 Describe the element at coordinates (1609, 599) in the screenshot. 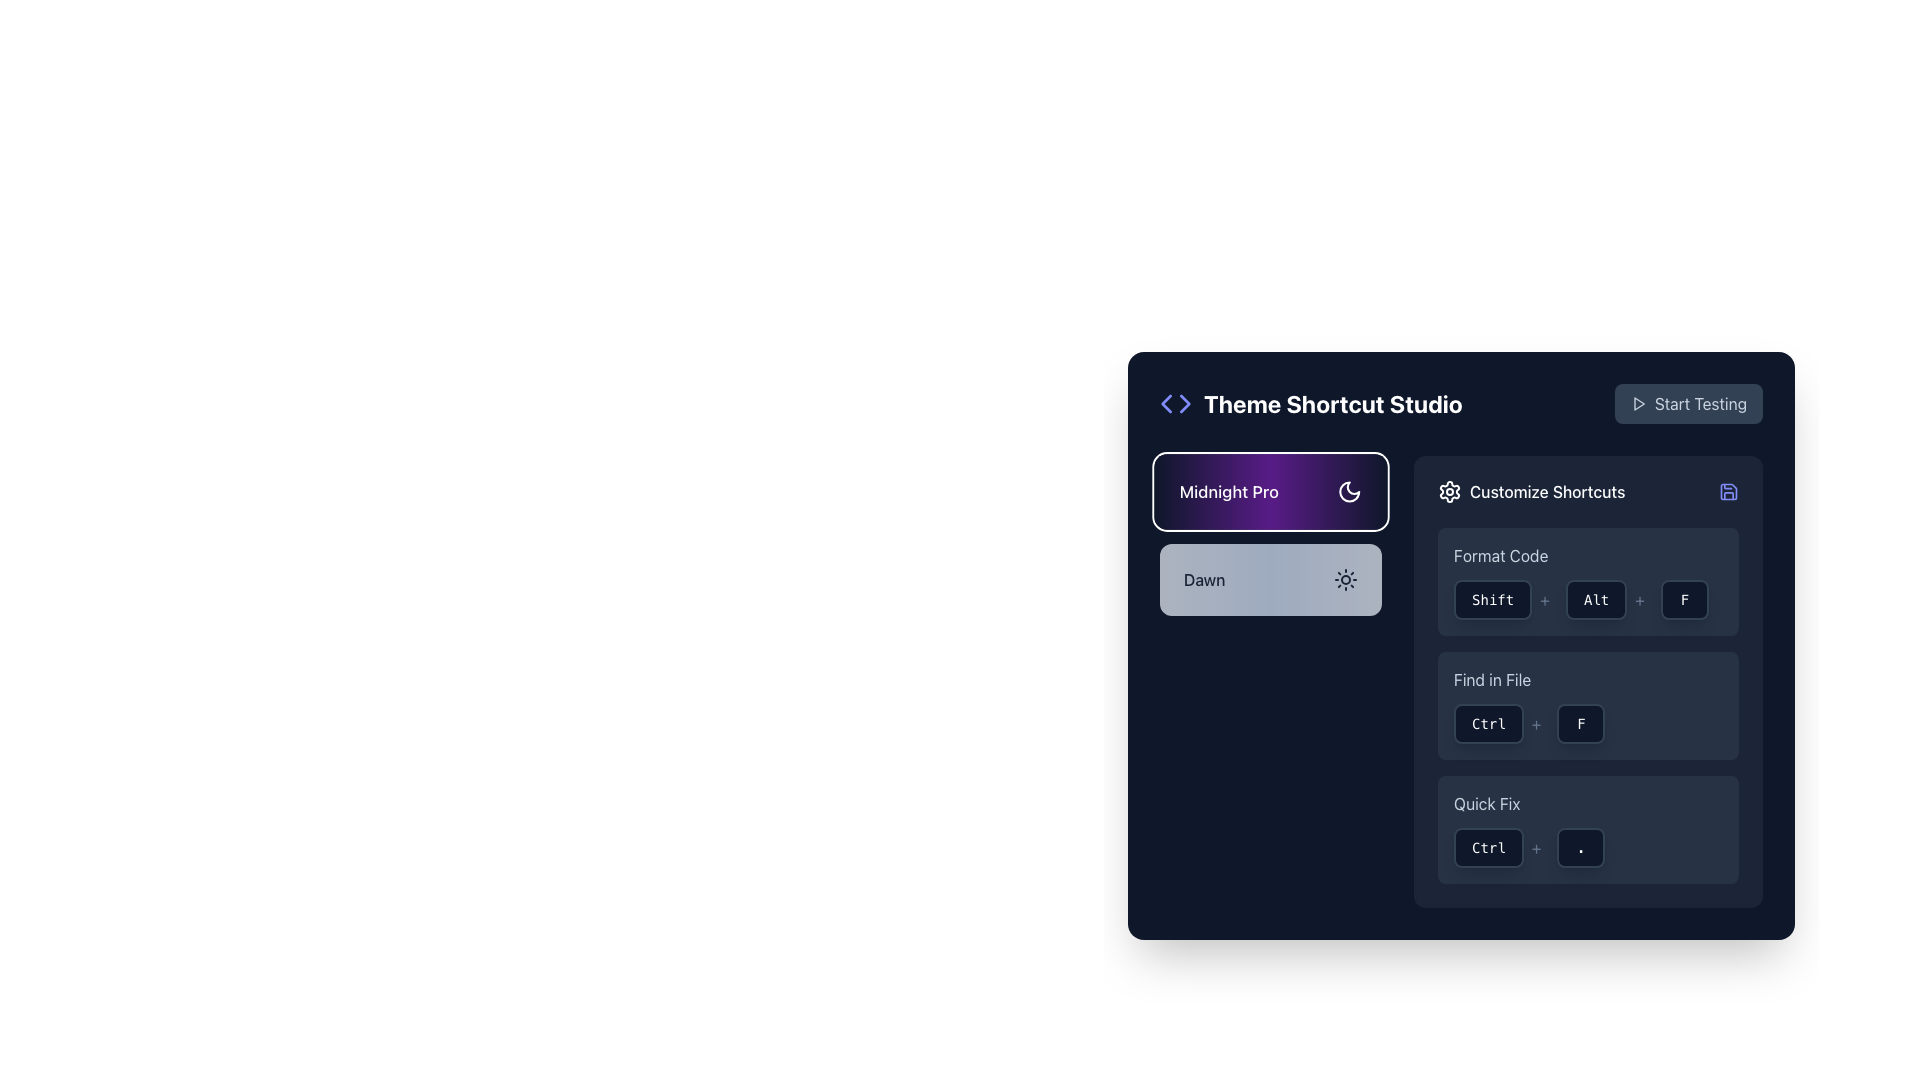

I see `the display-only 'Alt' key button located in the 'Format Code' section of the 'Customize Shortcuts' panel, positioned between the 'Shift' button and the '+' symbol` at that location.